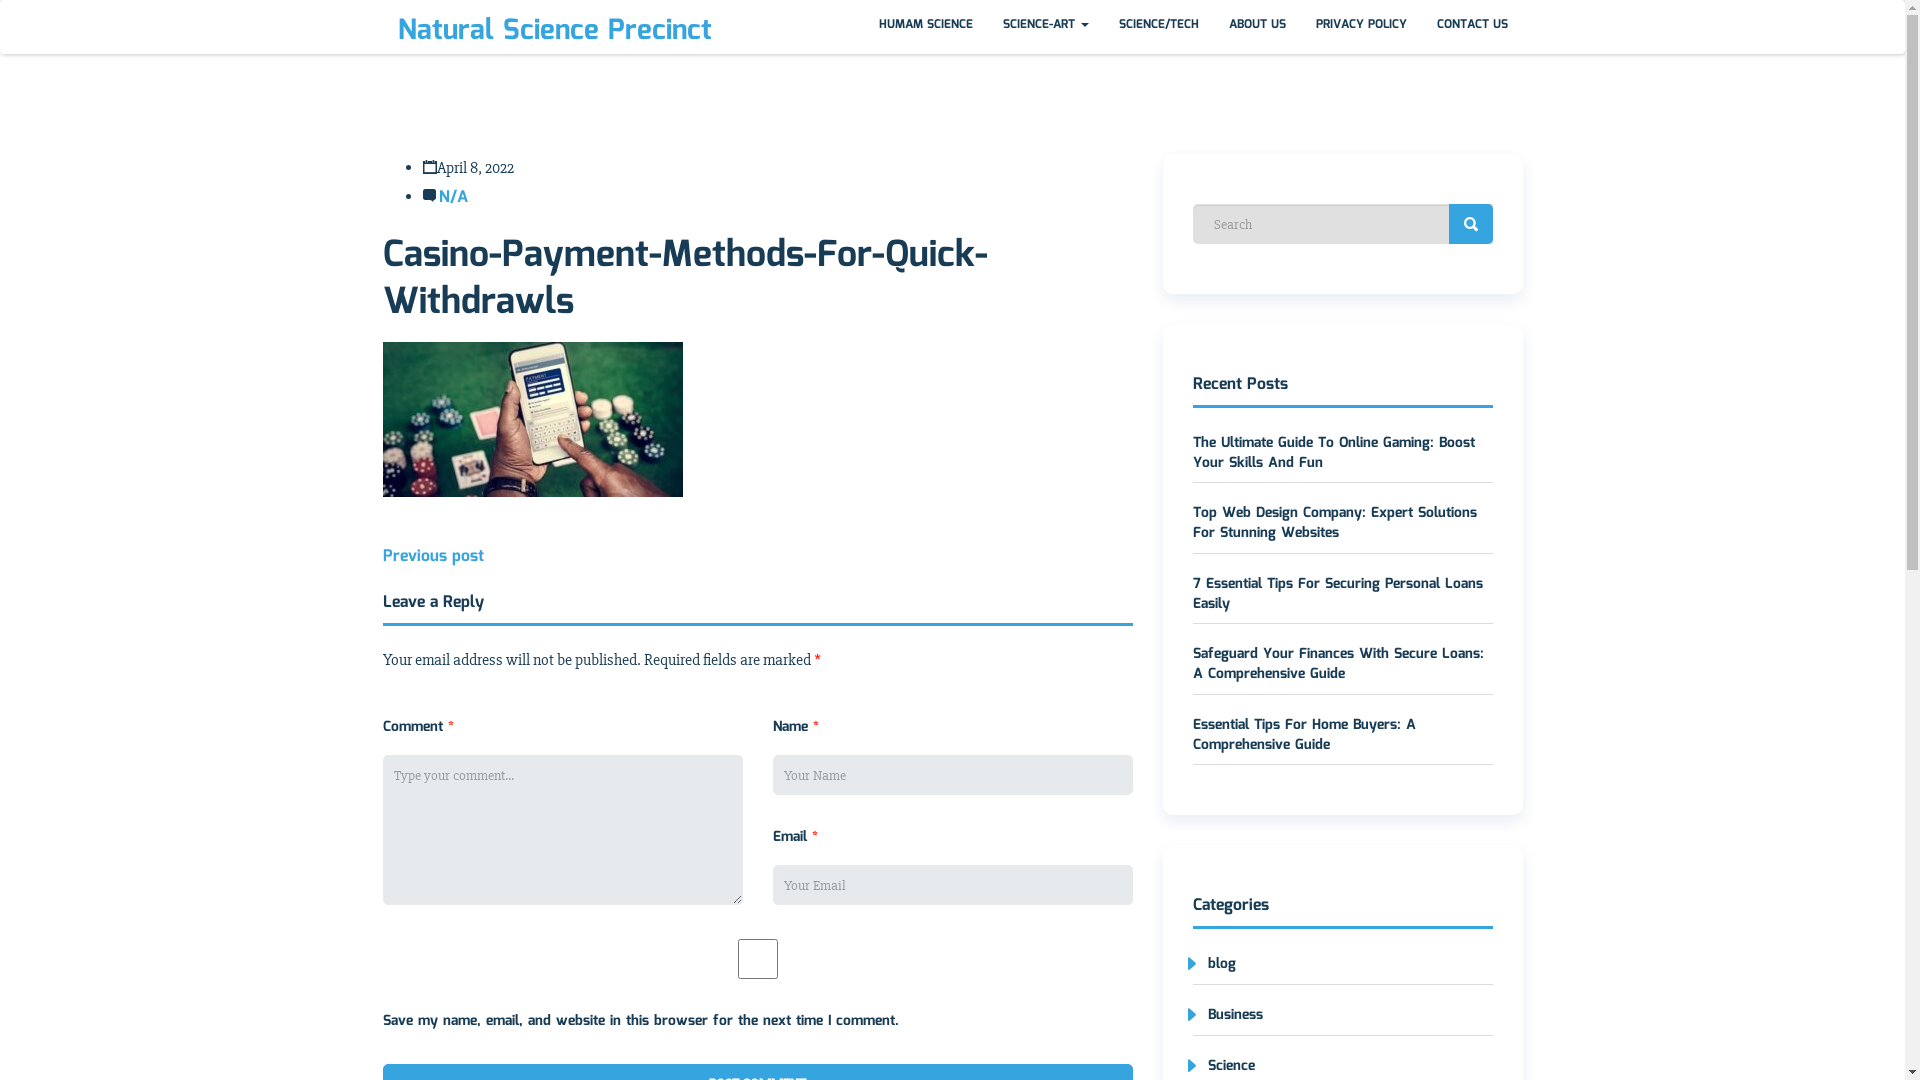  Describe the element at coordinates (1158, 27) in the screenshot. I see `'SCIENCE/TECH'` at that location.